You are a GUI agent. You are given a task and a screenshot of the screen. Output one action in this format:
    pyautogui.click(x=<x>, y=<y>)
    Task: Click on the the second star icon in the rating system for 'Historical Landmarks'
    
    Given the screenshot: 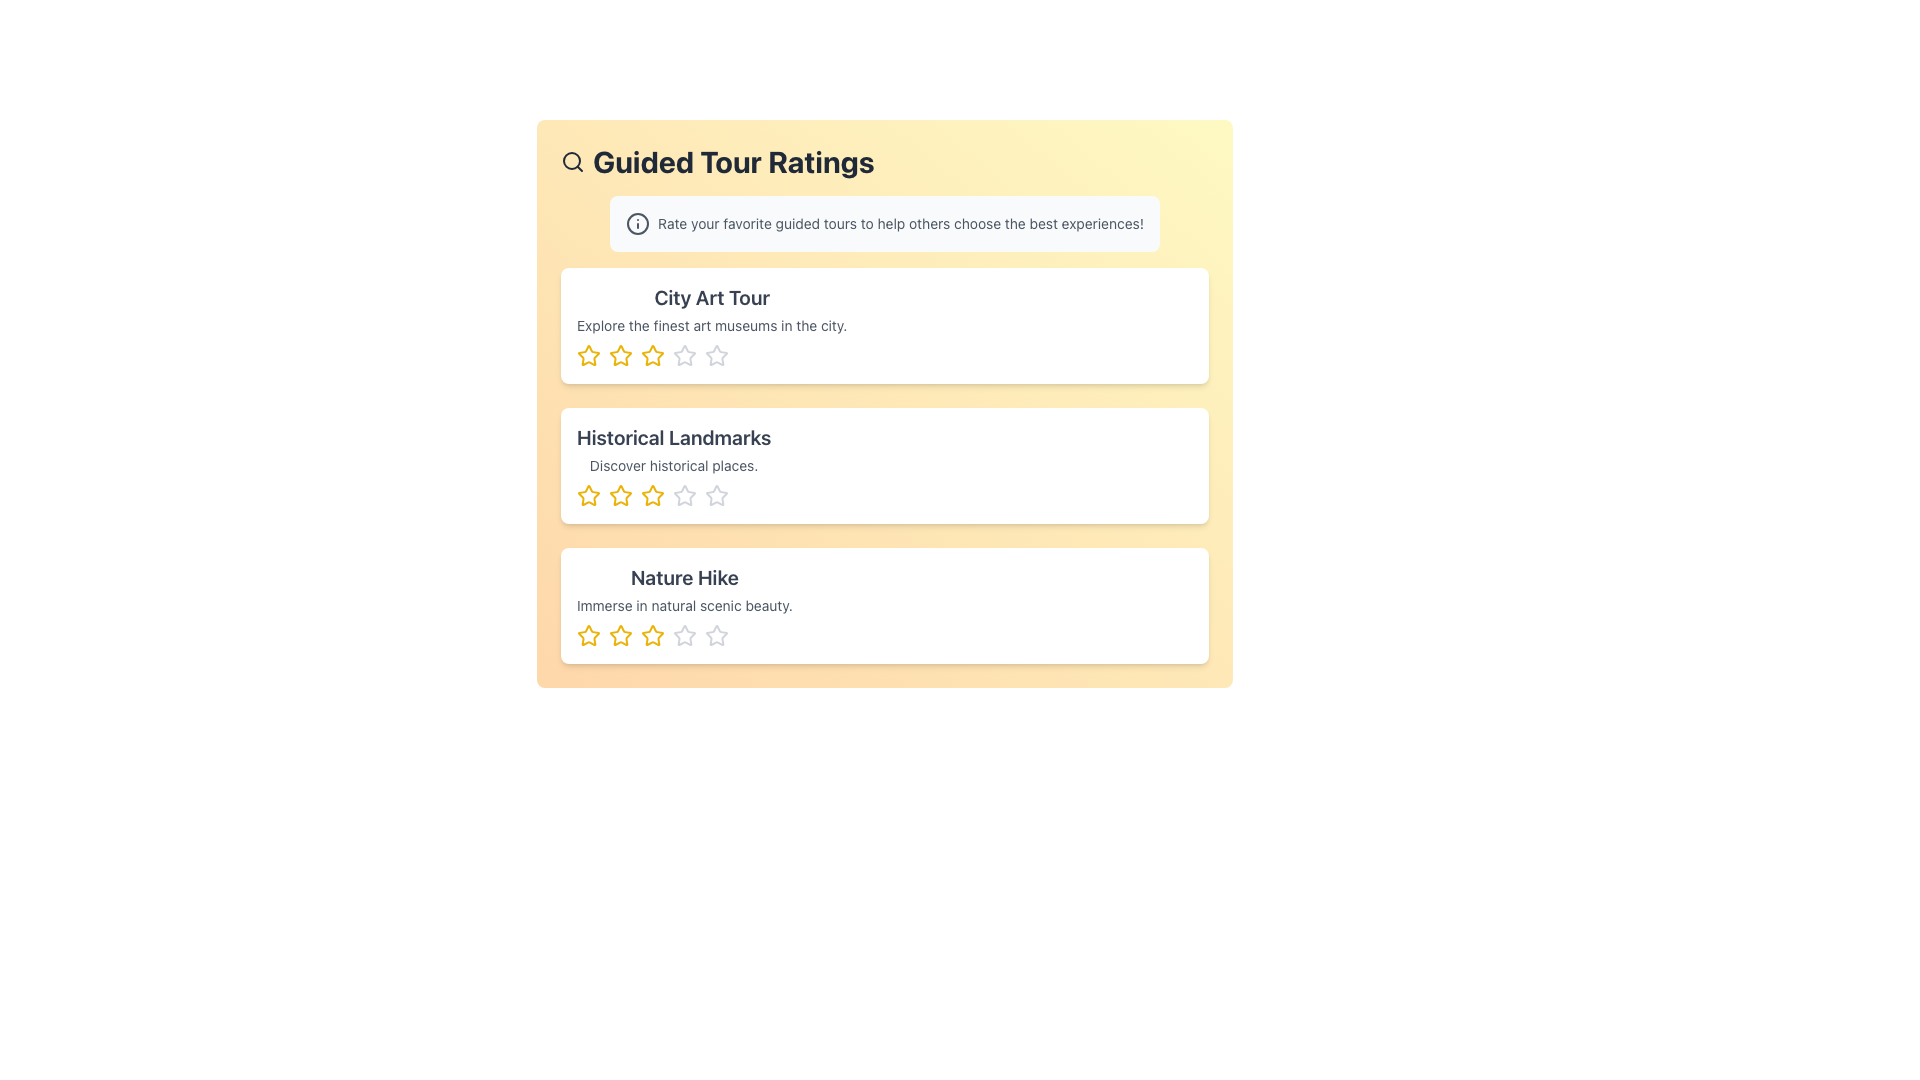 What is the action you would take?
    pyautogui.click(x=619, y=495)
    